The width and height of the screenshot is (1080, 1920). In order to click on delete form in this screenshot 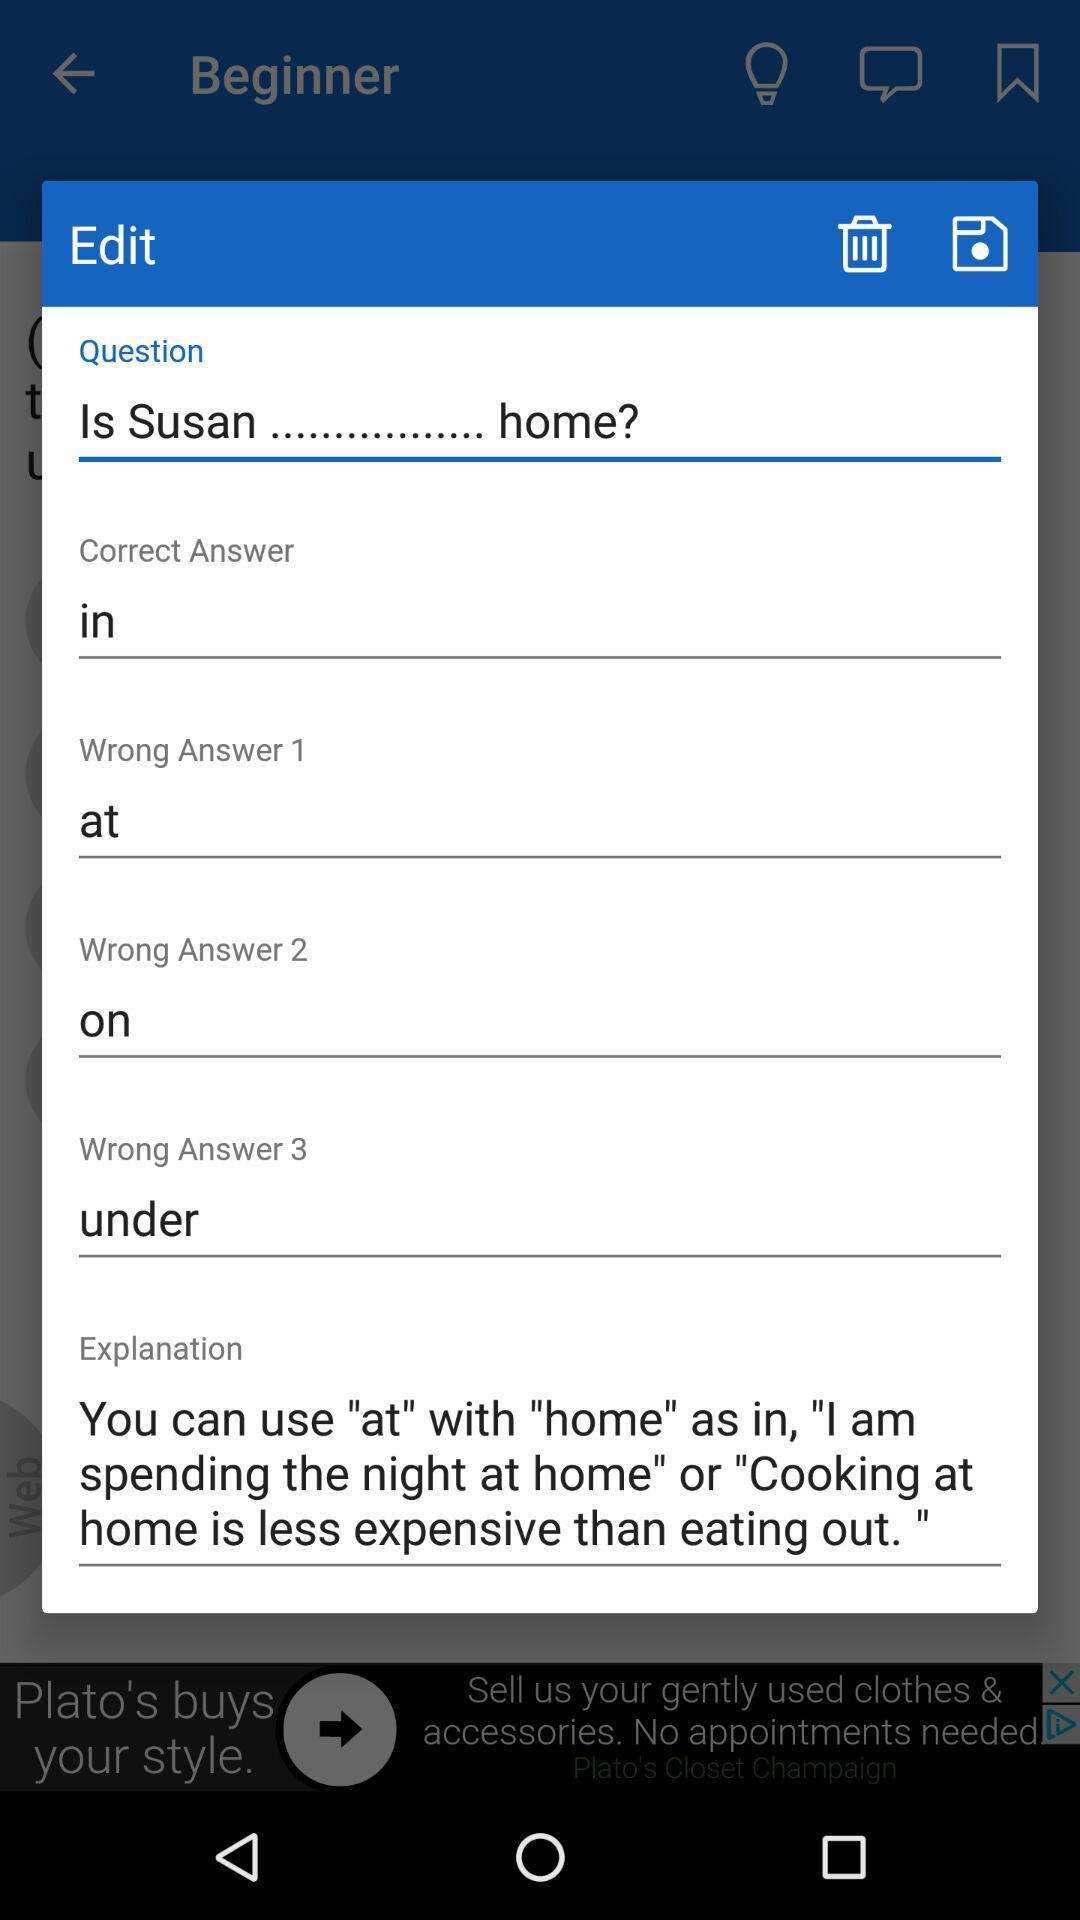, I will do `click(863, 242)`.